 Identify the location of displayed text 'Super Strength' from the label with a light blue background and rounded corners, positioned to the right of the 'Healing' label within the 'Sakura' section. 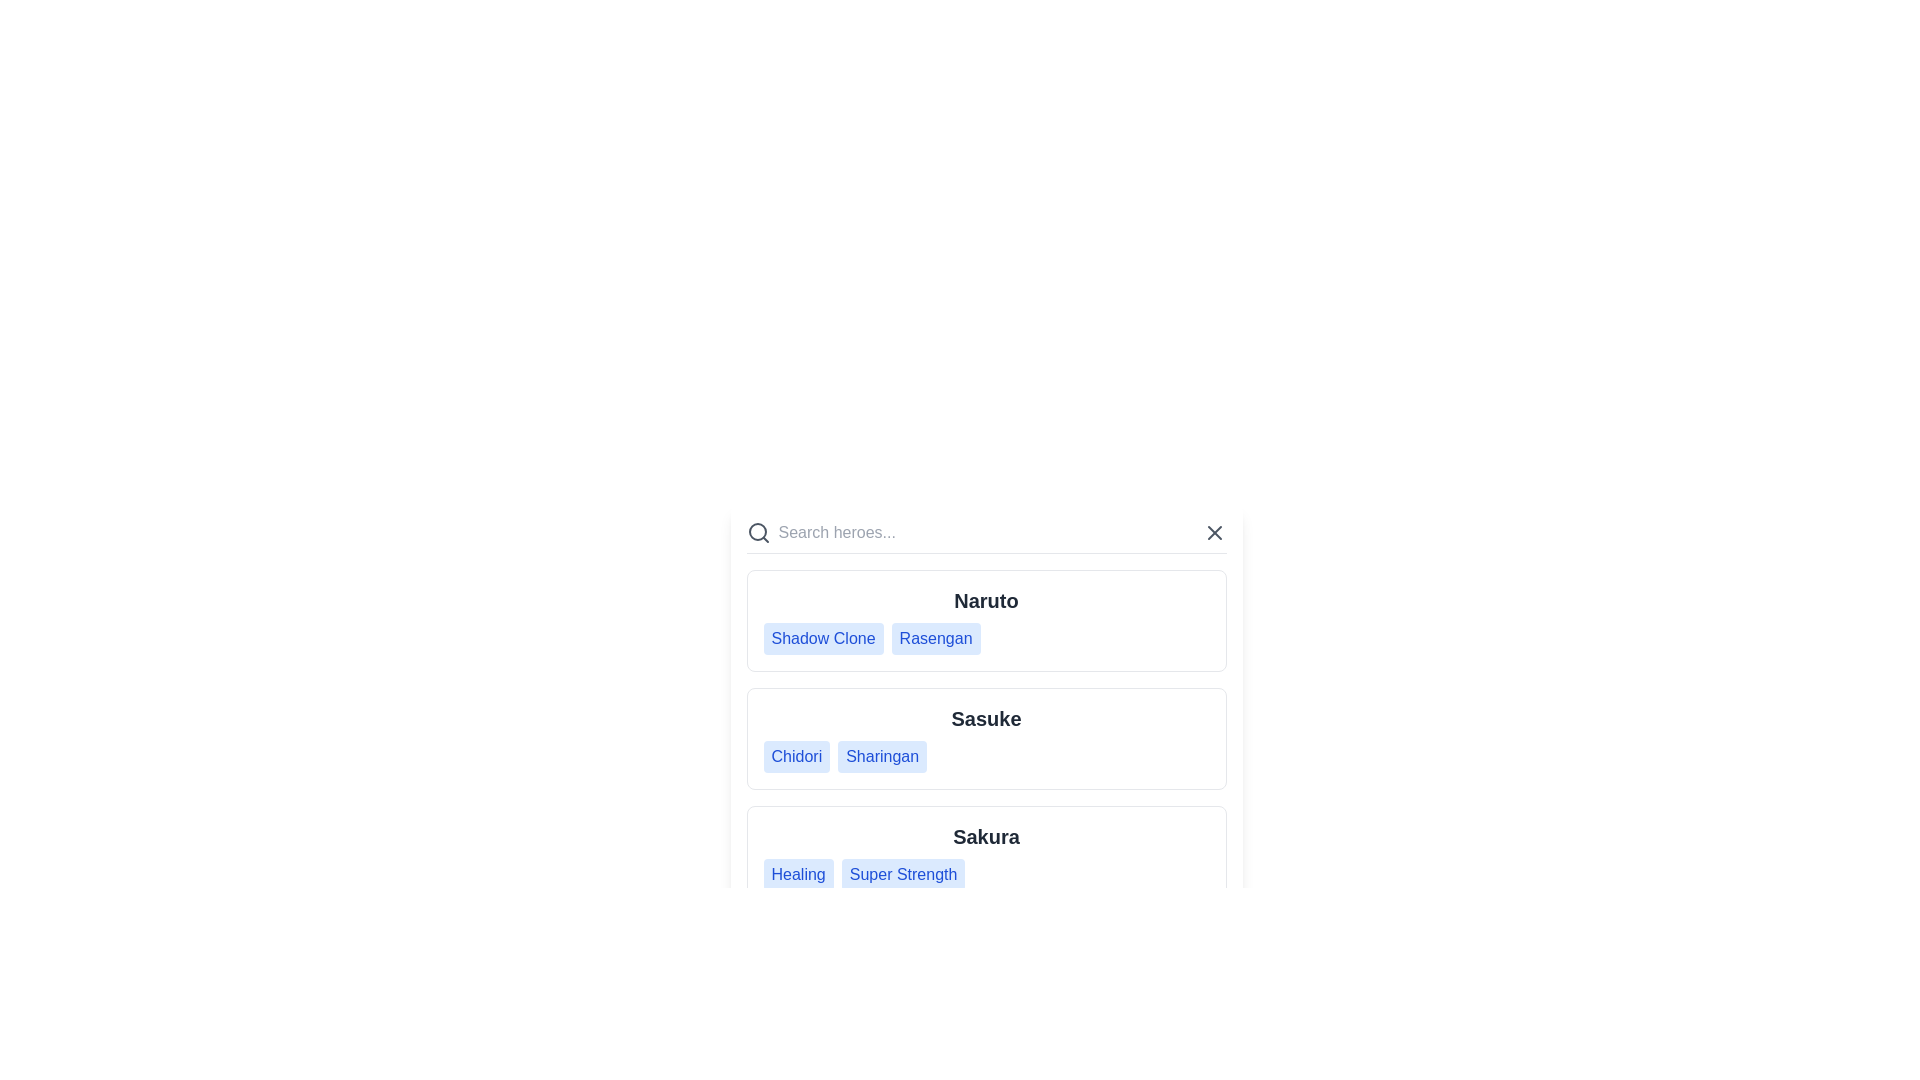
(902, 874).